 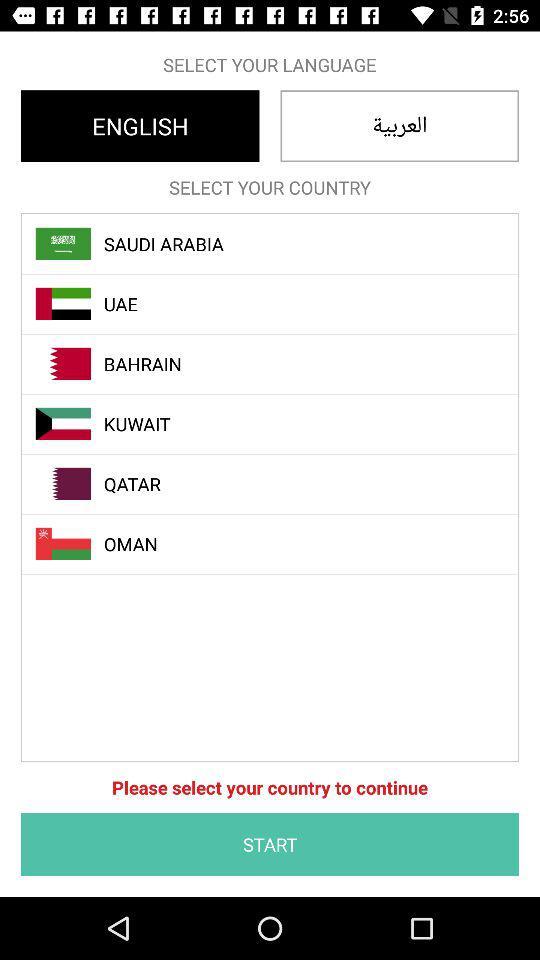 What do you see at coordinates (280, 243) in the screenshot?
I see `the icon above the uae item` at bounding box center [280, 243].